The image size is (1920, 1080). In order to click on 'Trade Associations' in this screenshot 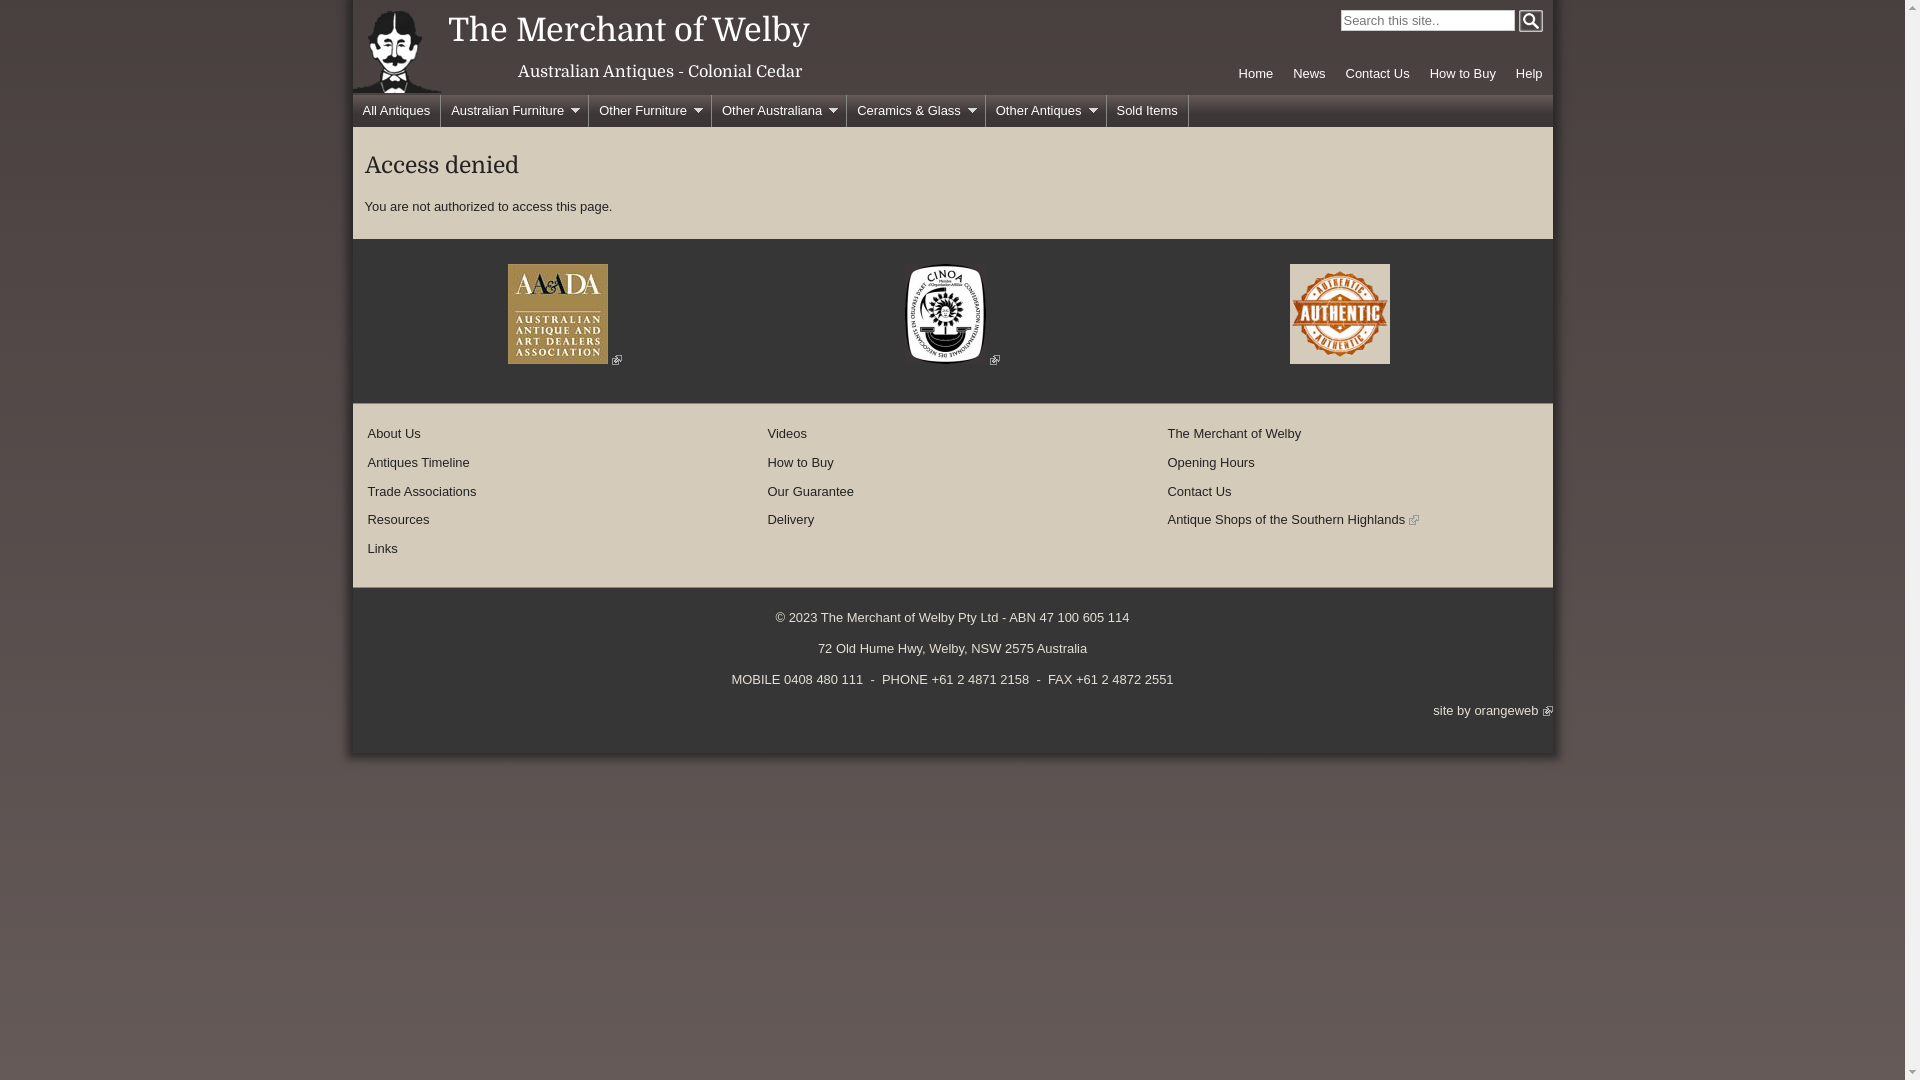, I will do `click(368, 491)`.